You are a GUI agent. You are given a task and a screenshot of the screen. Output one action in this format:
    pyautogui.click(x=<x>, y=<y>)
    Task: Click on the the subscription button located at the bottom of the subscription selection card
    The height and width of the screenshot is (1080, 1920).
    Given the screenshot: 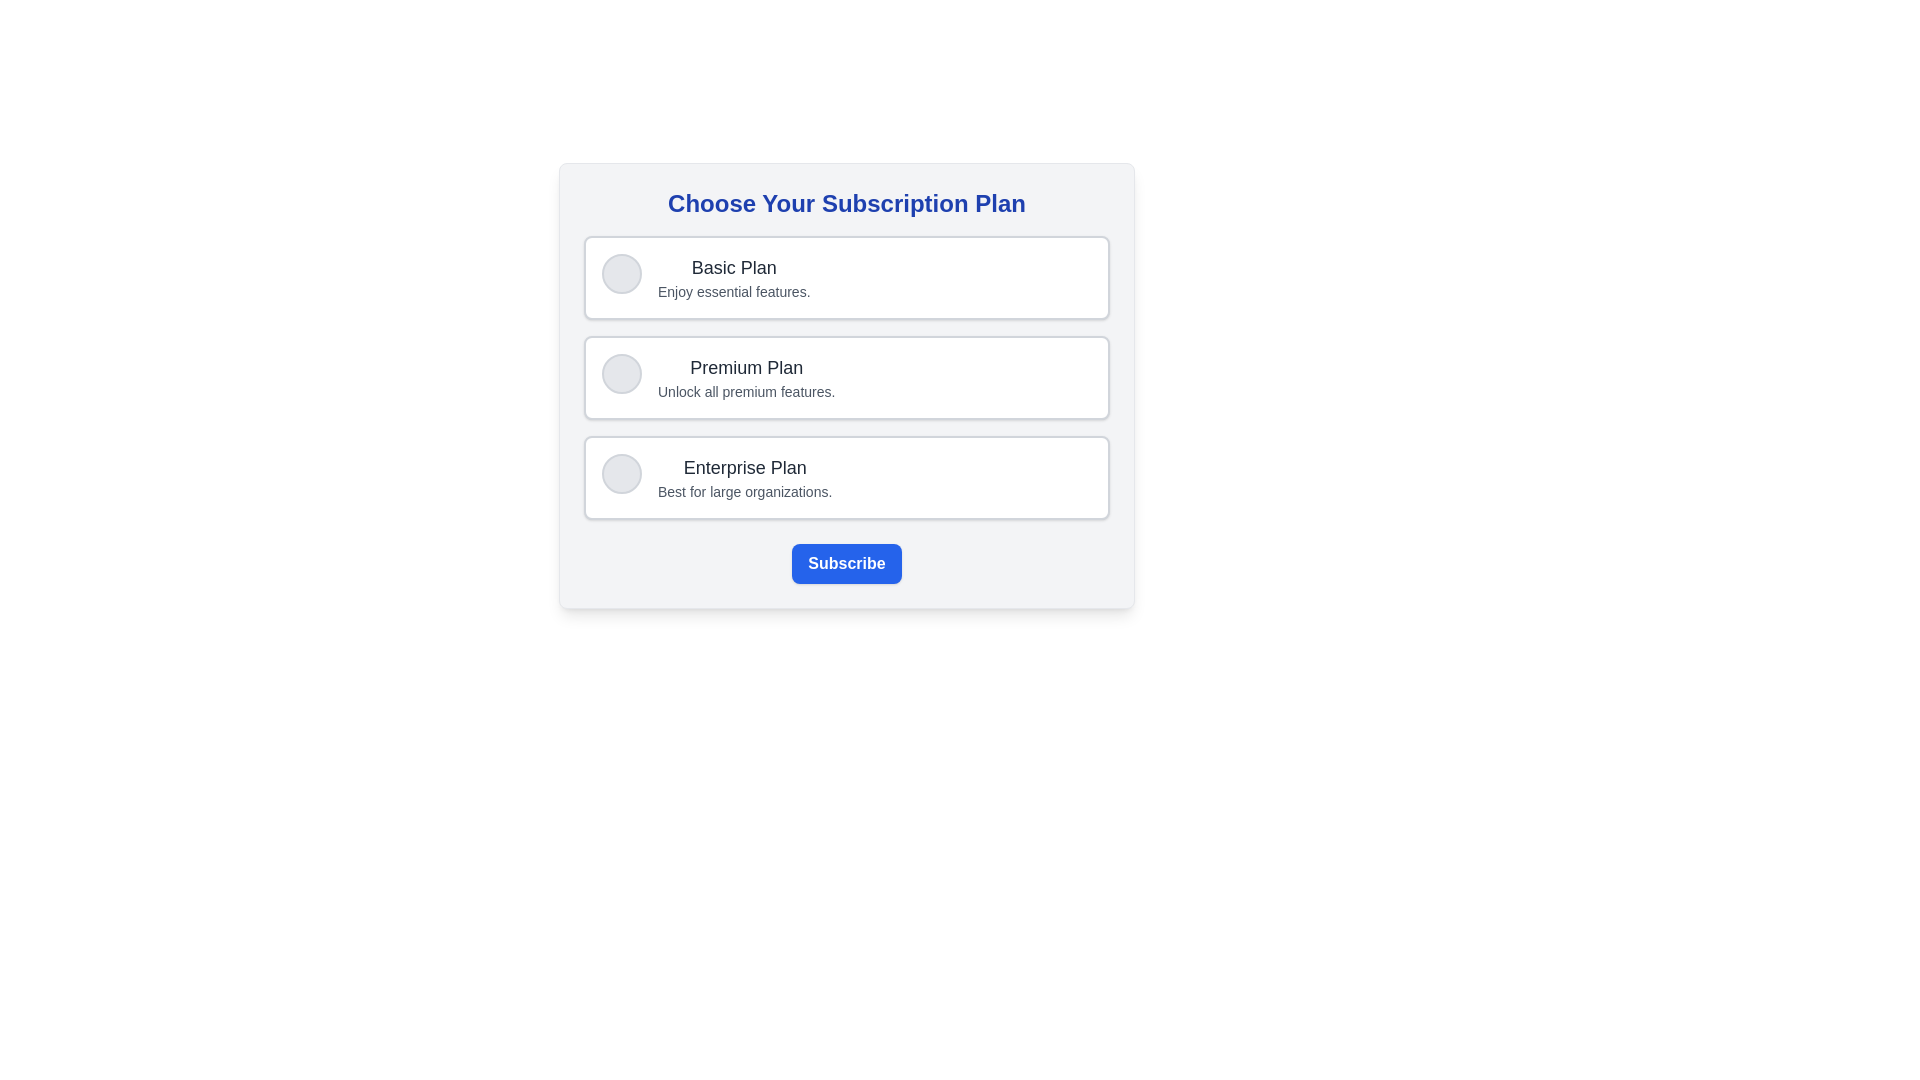 What is the action you would take?
    pyautogui.click(x=846, y=563)
    